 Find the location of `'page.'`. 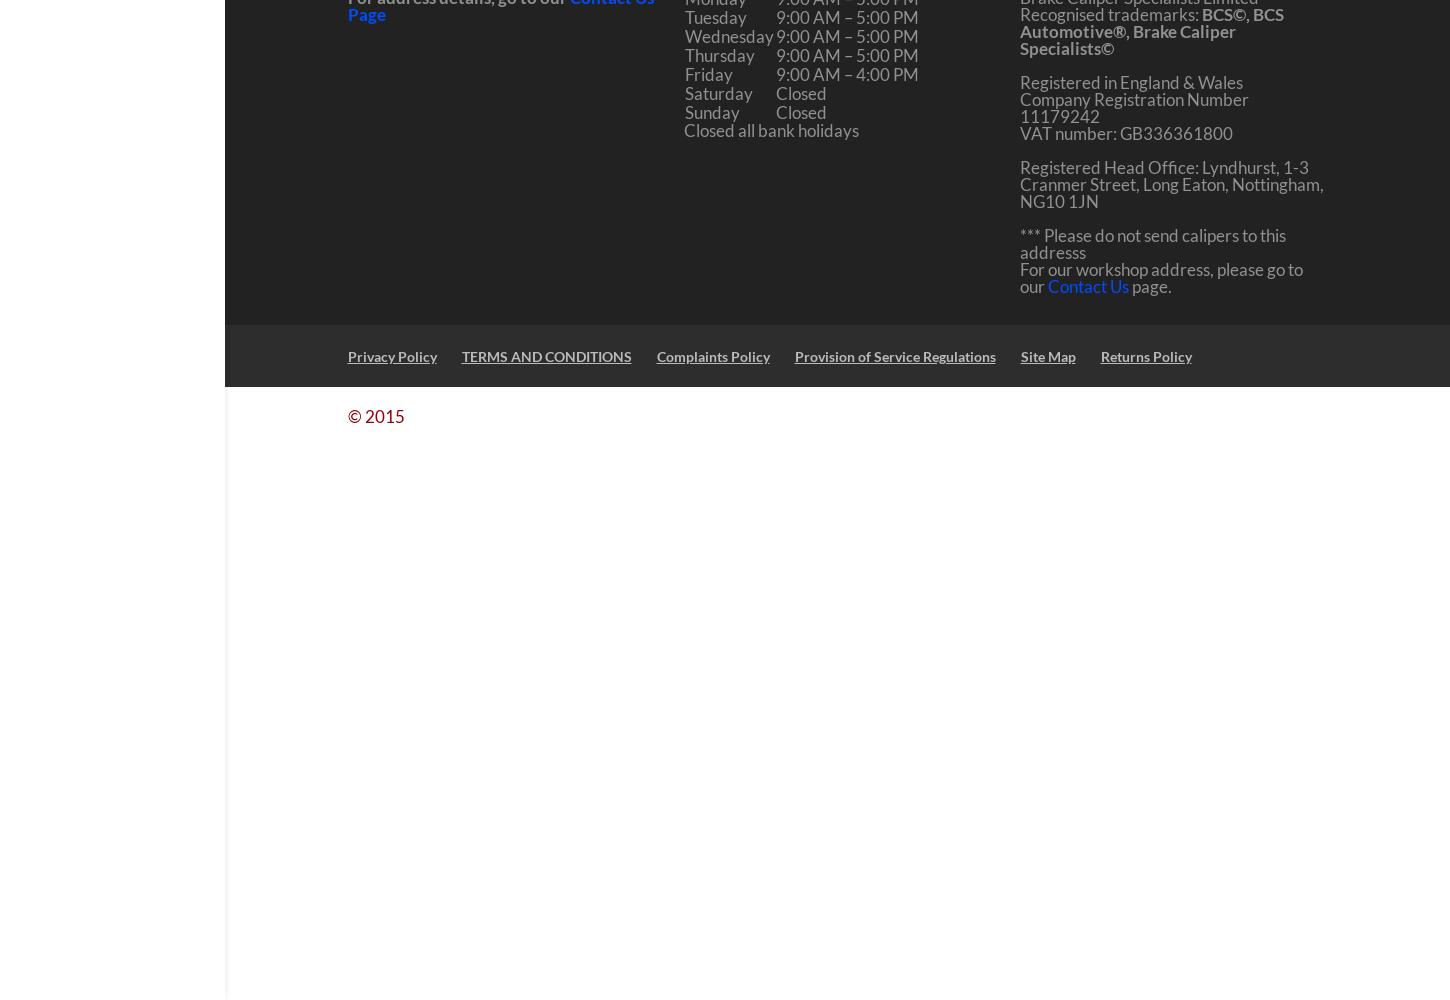

'page.' is located at coordinates (1149, 286).